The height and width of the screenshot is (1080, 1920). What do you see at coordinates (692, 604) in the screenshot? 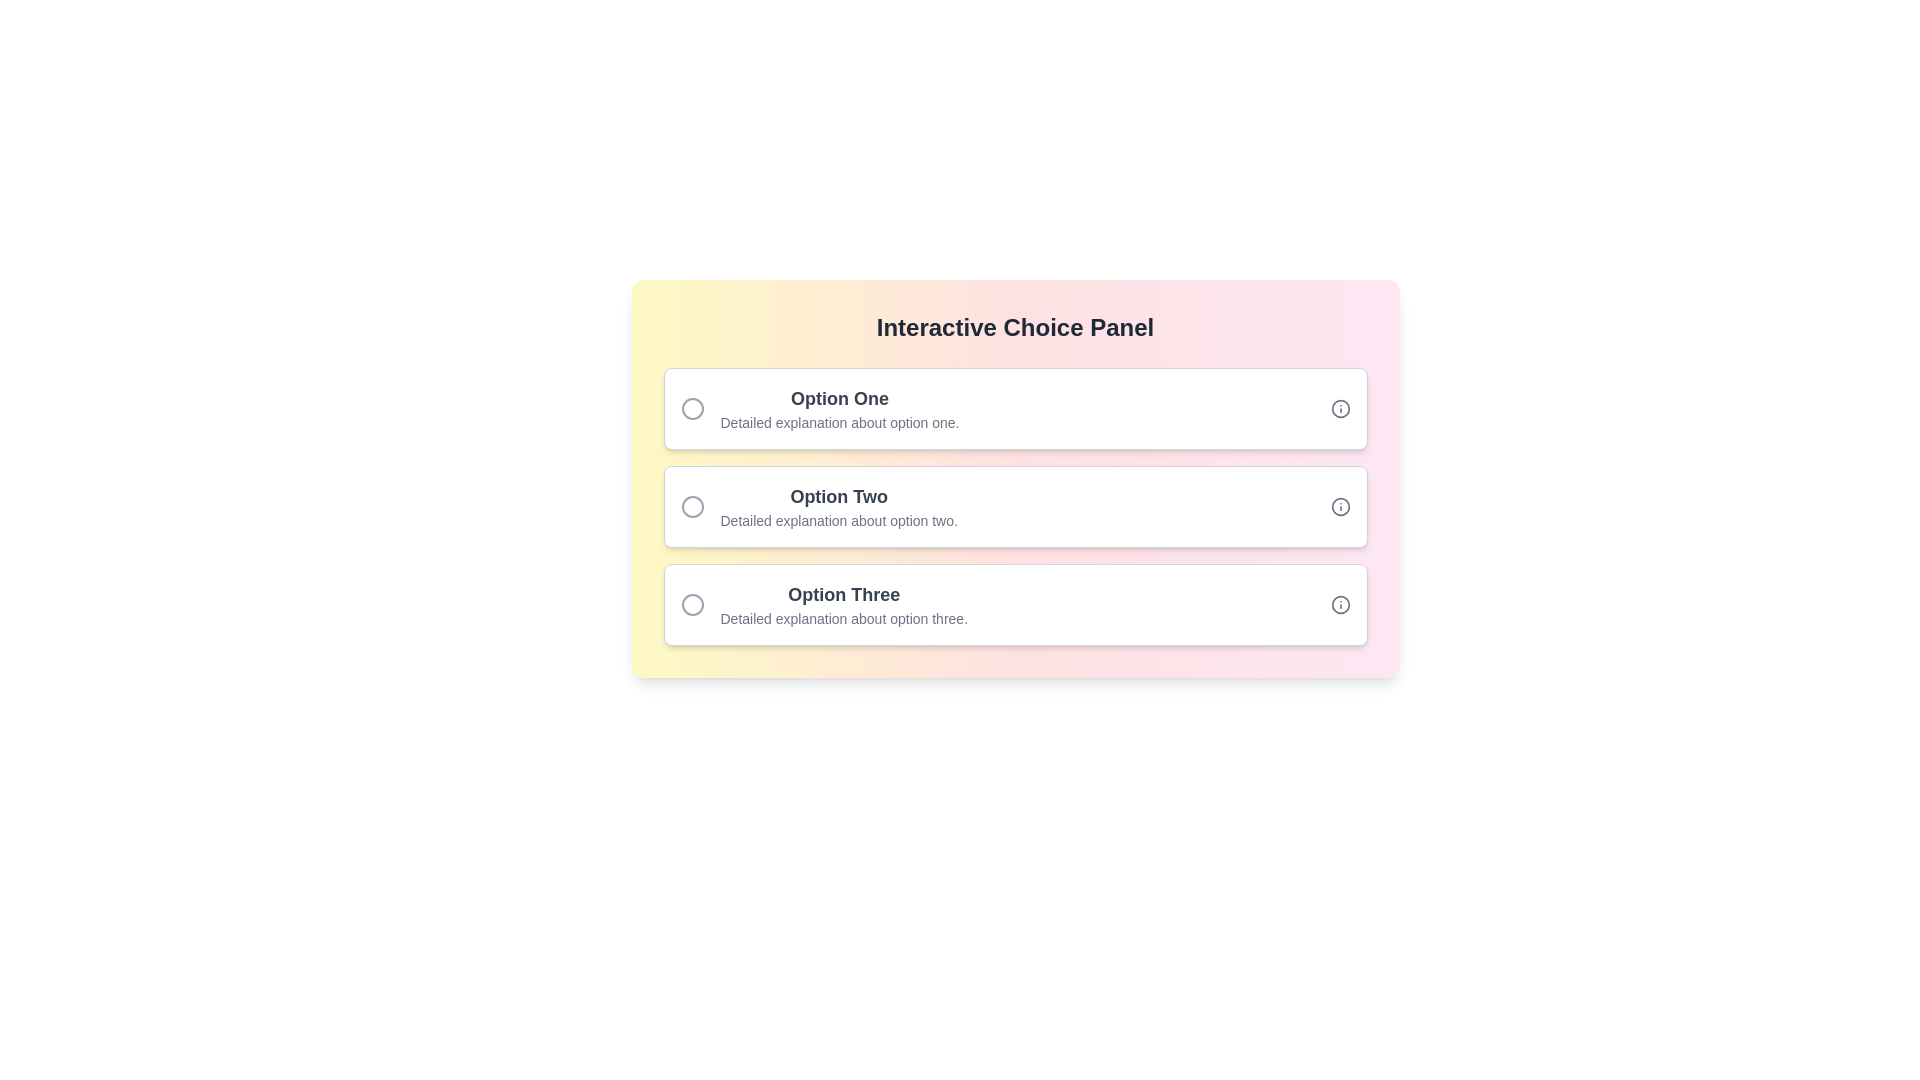
I see `the circular icon element, which serves as a placeholder for a radio button` at bounding box center [692, 604].